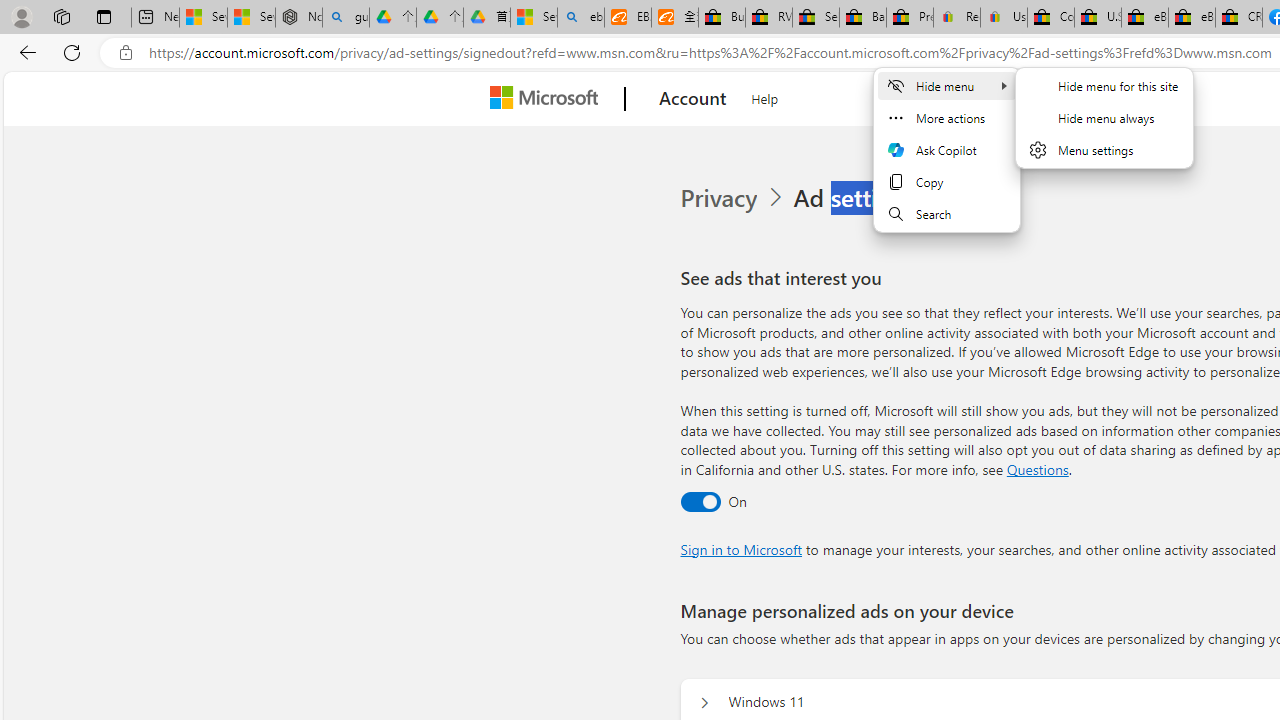 This screenshot has height=720, width=1280. What do you see at coordinates (103, 16) in the screenshot?
I see `'Tab actions menu'` at bounding box center [103, 16].